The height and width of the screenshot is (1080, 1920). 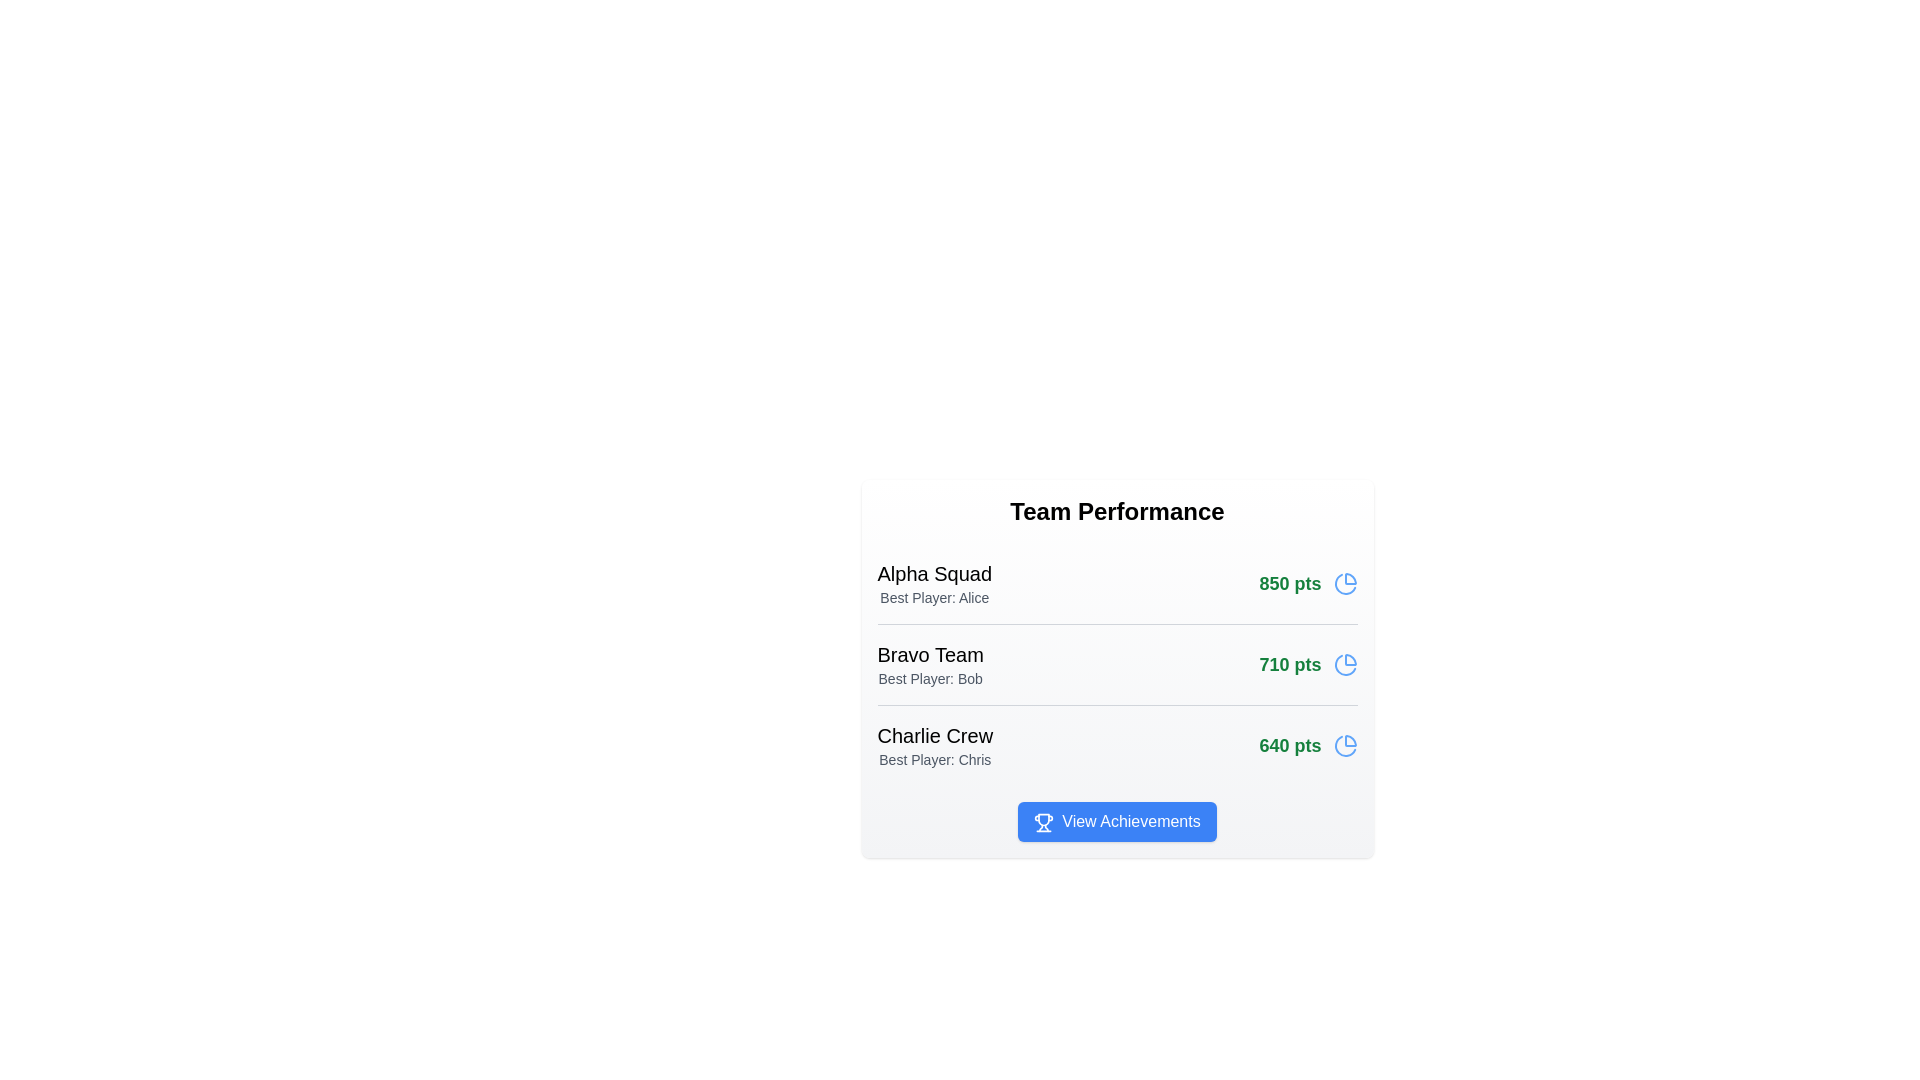 I want to click on the team score to view details for Charlie Crew, so click(x=1308, y=745).